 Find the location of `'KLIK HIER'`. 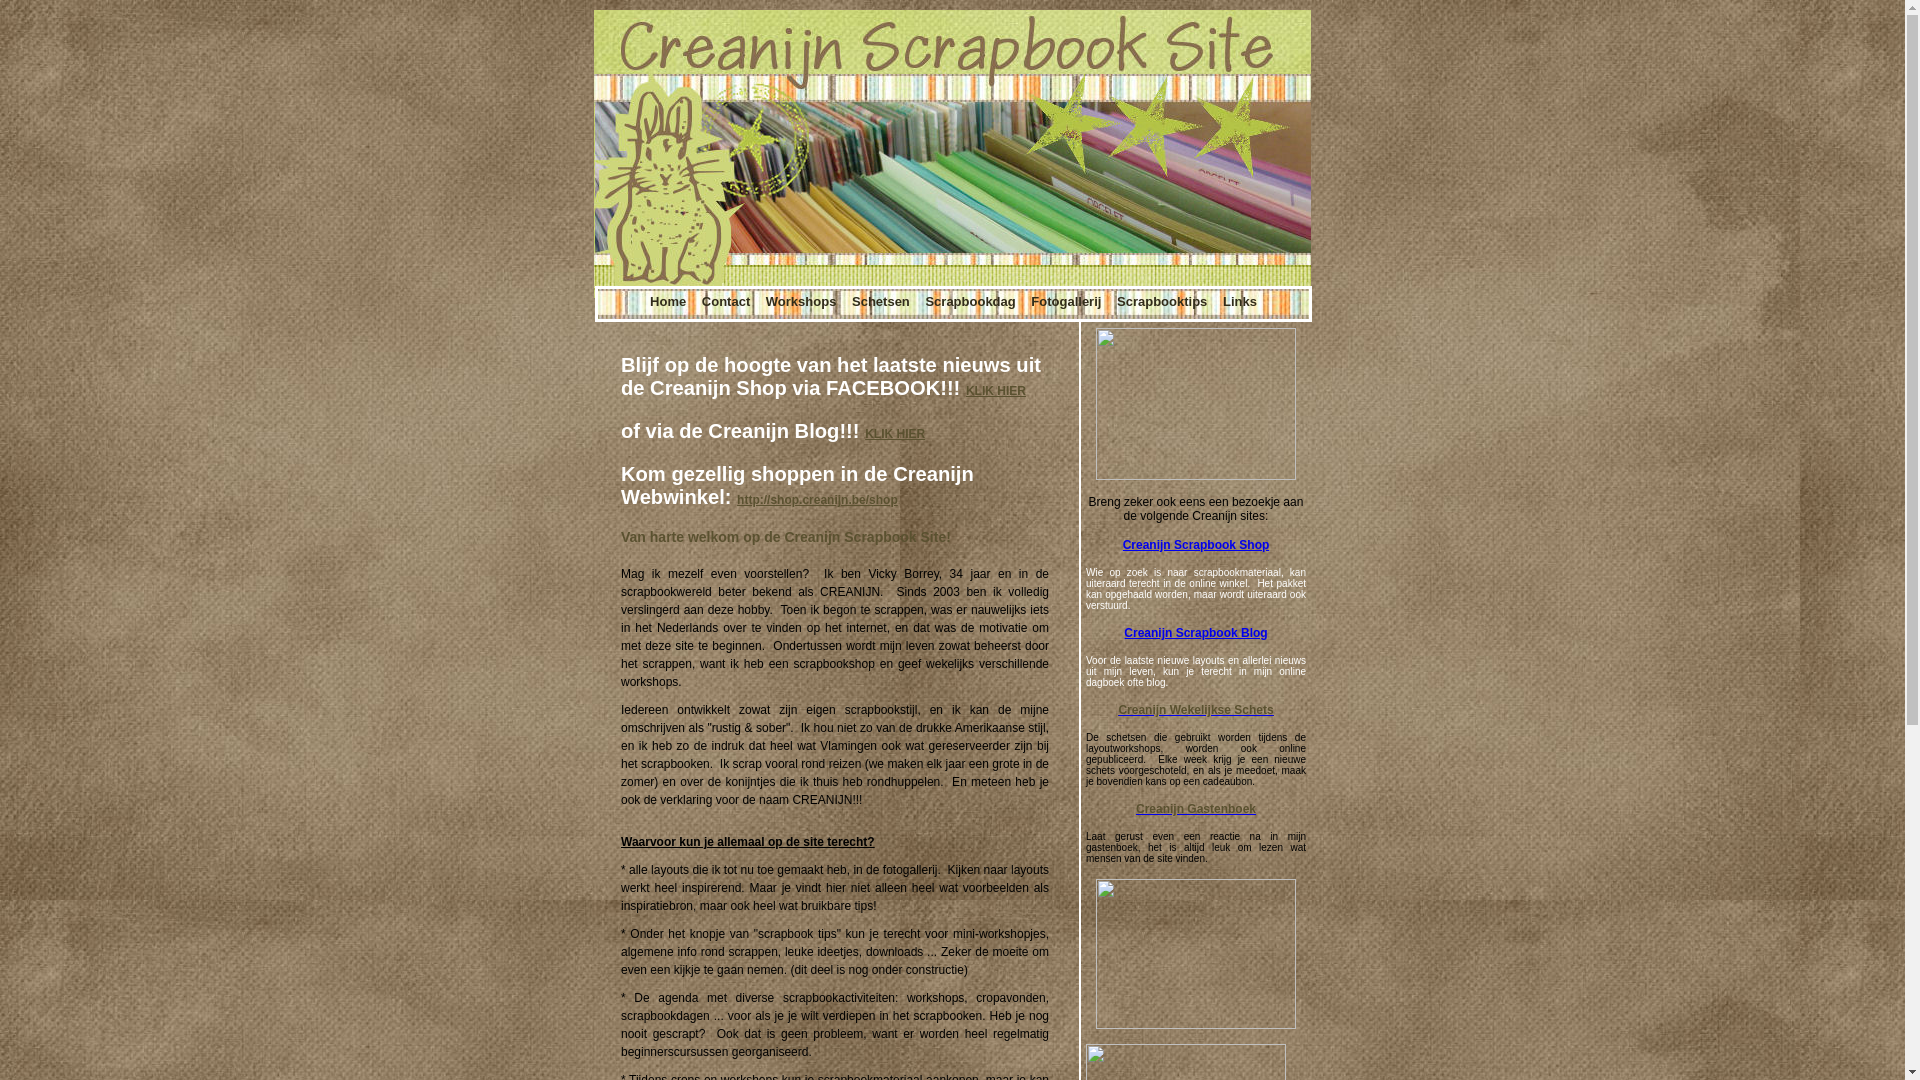

'KLIK HIER' is located at coordinates (893, 433).